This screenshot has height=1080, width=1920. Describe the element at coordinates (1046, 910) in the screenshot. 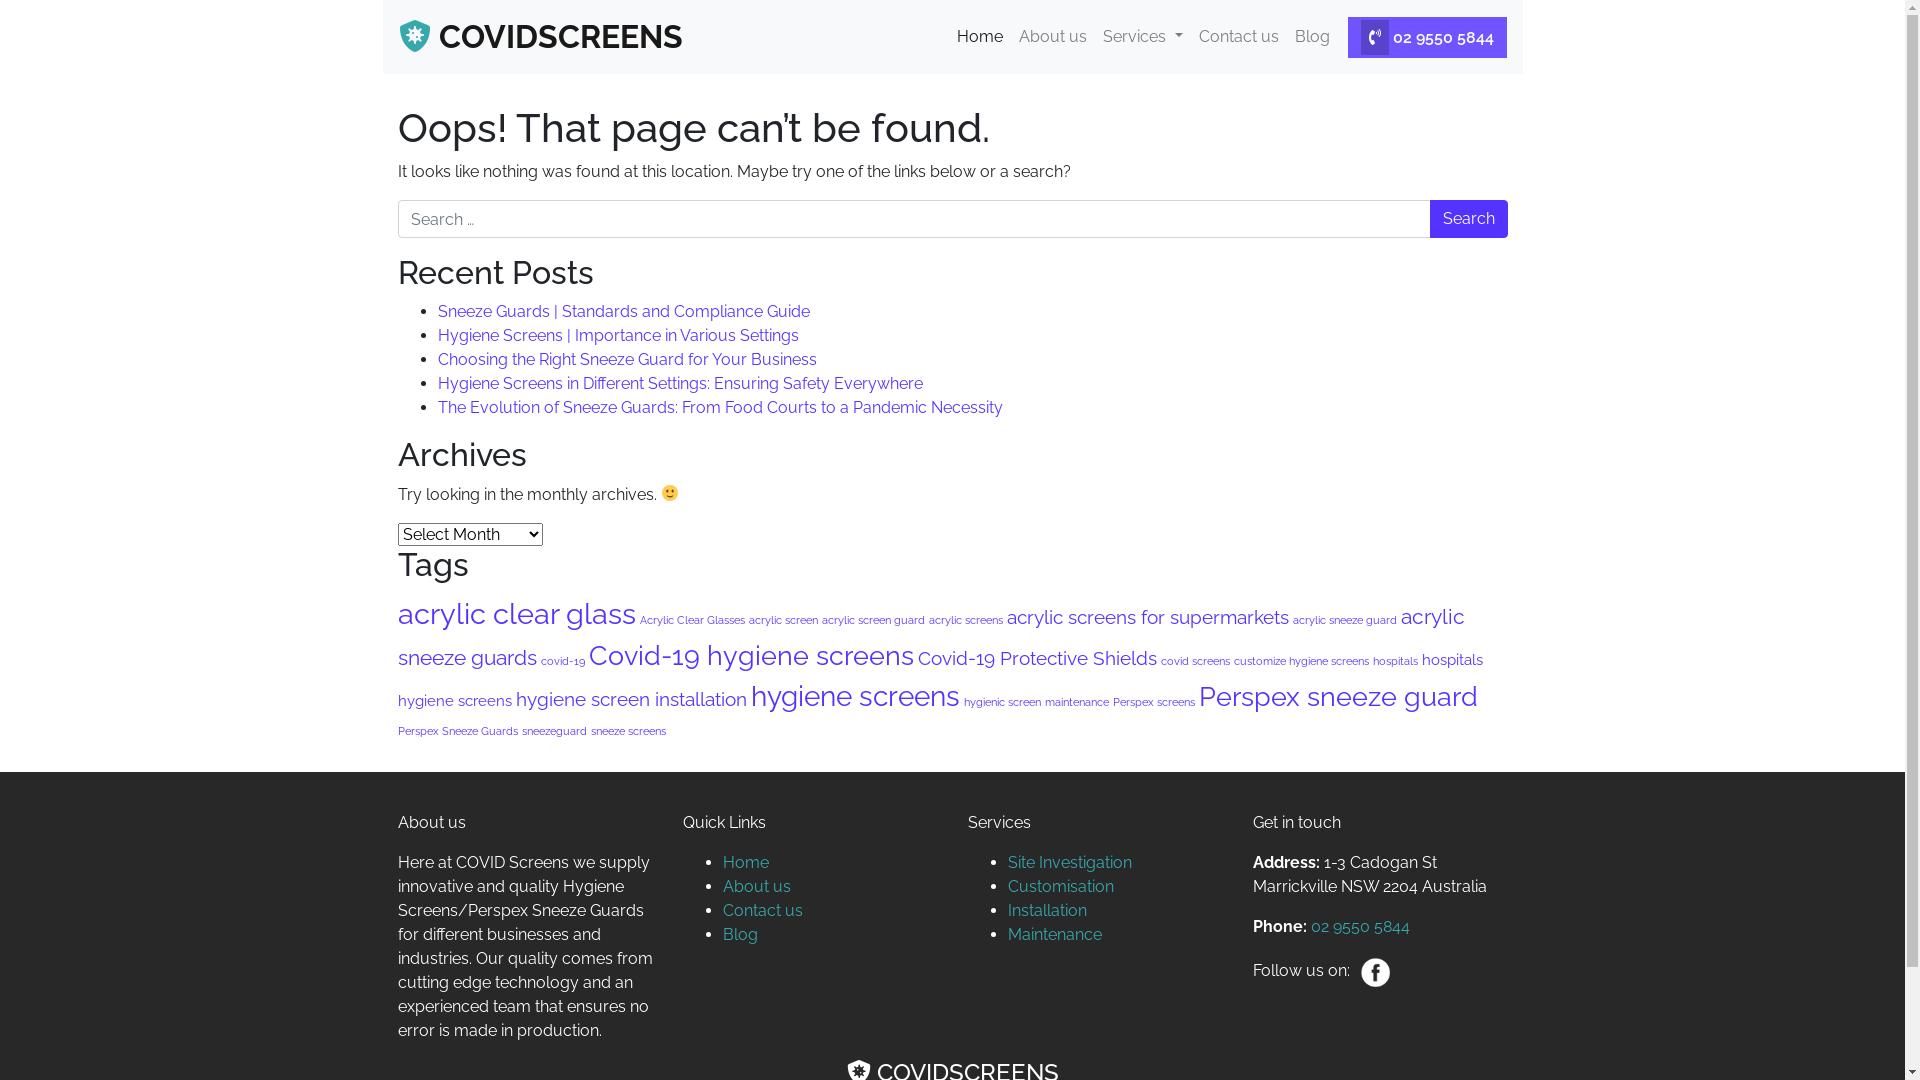

I see `'Installation'` at that location.